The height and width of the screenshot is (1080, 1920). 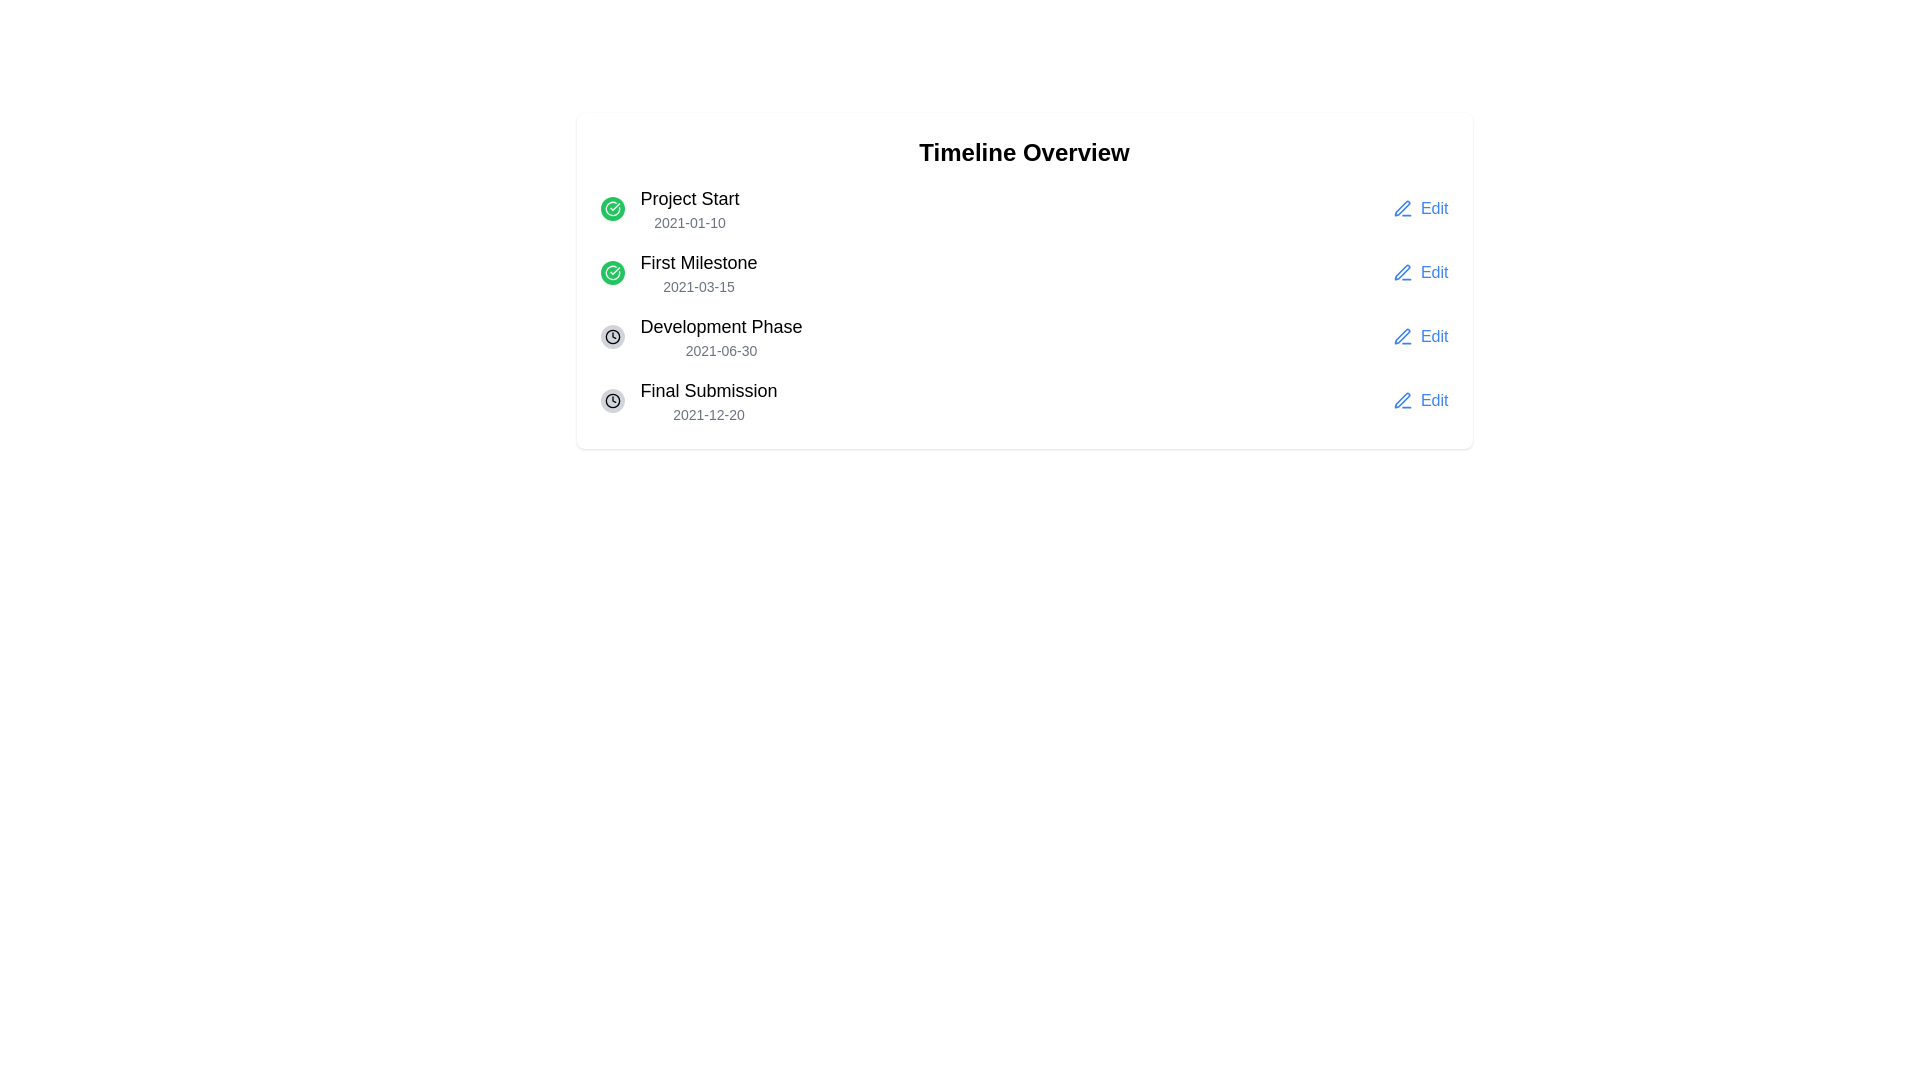 What do you see at coordinates (611, 335) in the screenshot?
I see `the circular clock icon with a black outline located next to the 'Development Phase' milestone in the timeline overview` at bounding box center [611, 335].